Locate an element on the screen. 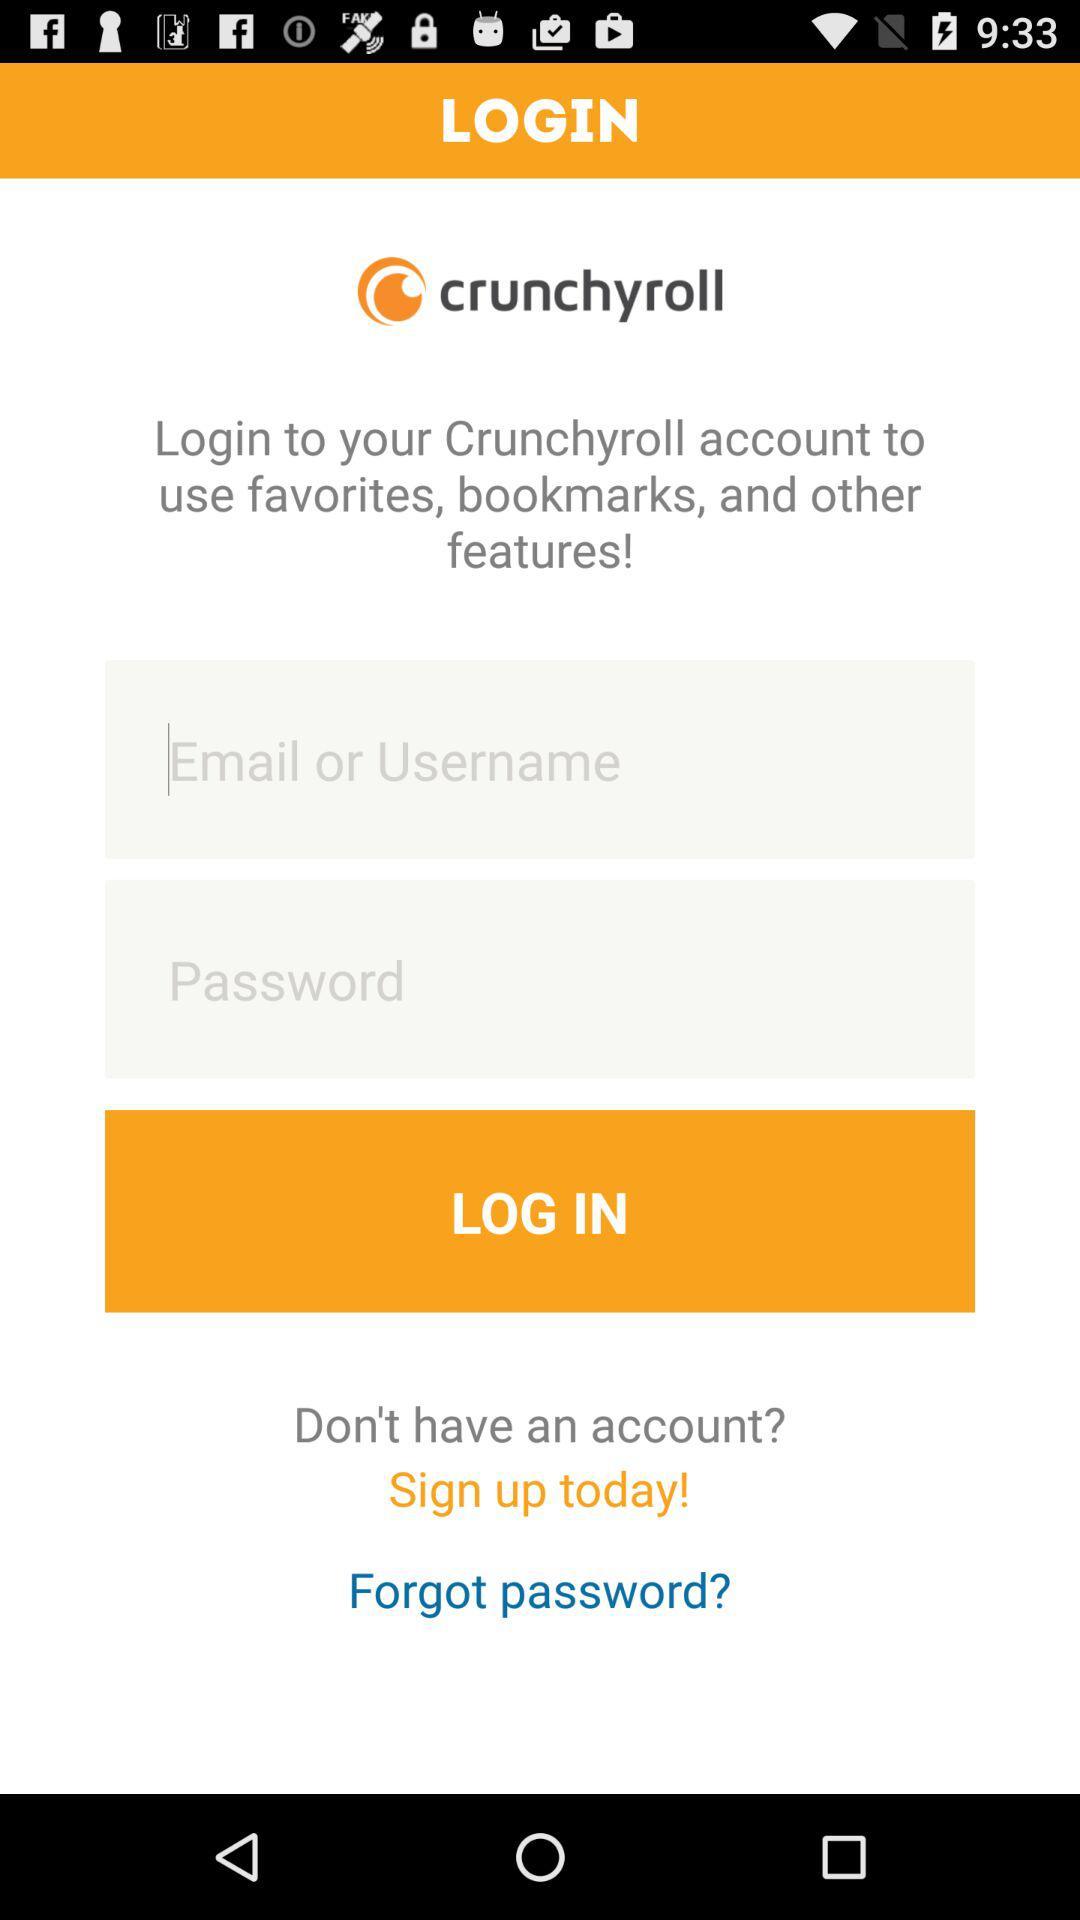 Image resolution: width=1080 pixels, height=1920 pixels. password to login is located at coordinates (540, 979).